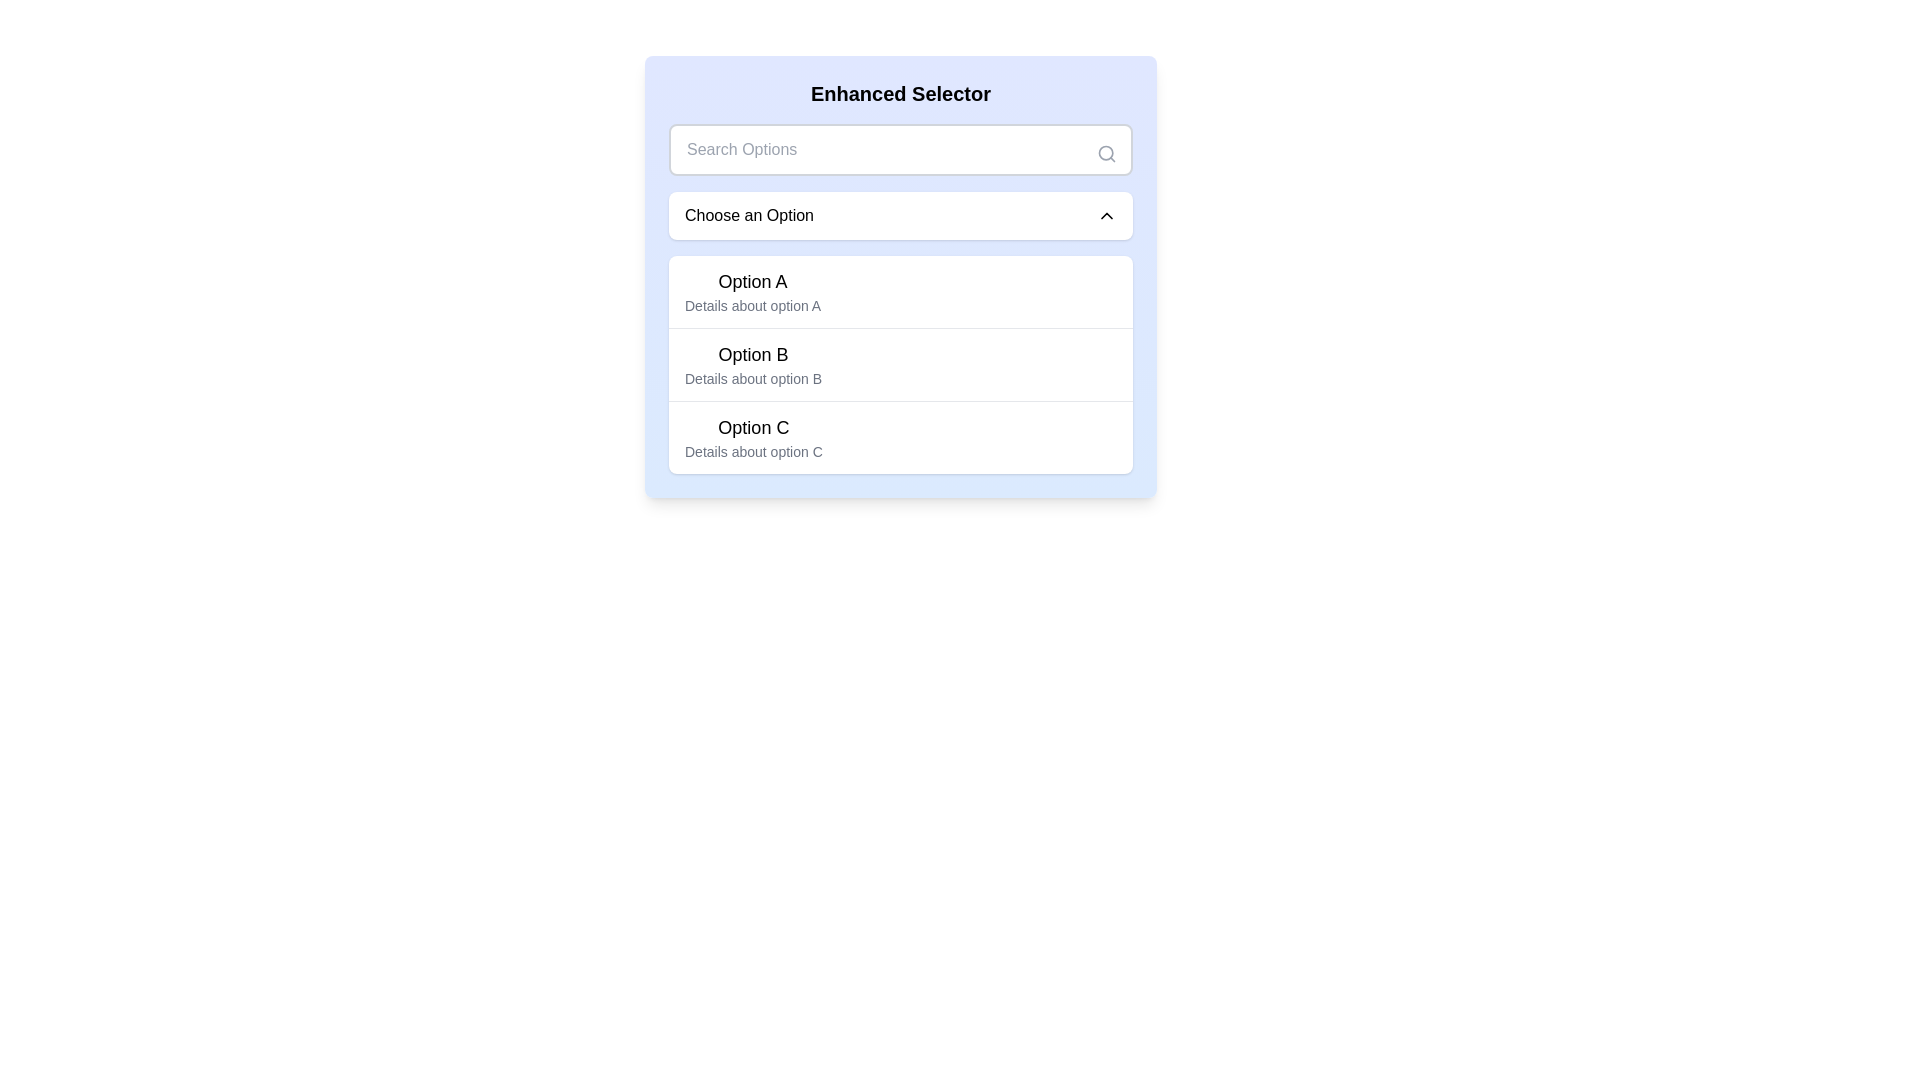 The image size is (1920, 1080). I want to click on the 'Enhanced Selector' composite UI component, so click(900, 277).